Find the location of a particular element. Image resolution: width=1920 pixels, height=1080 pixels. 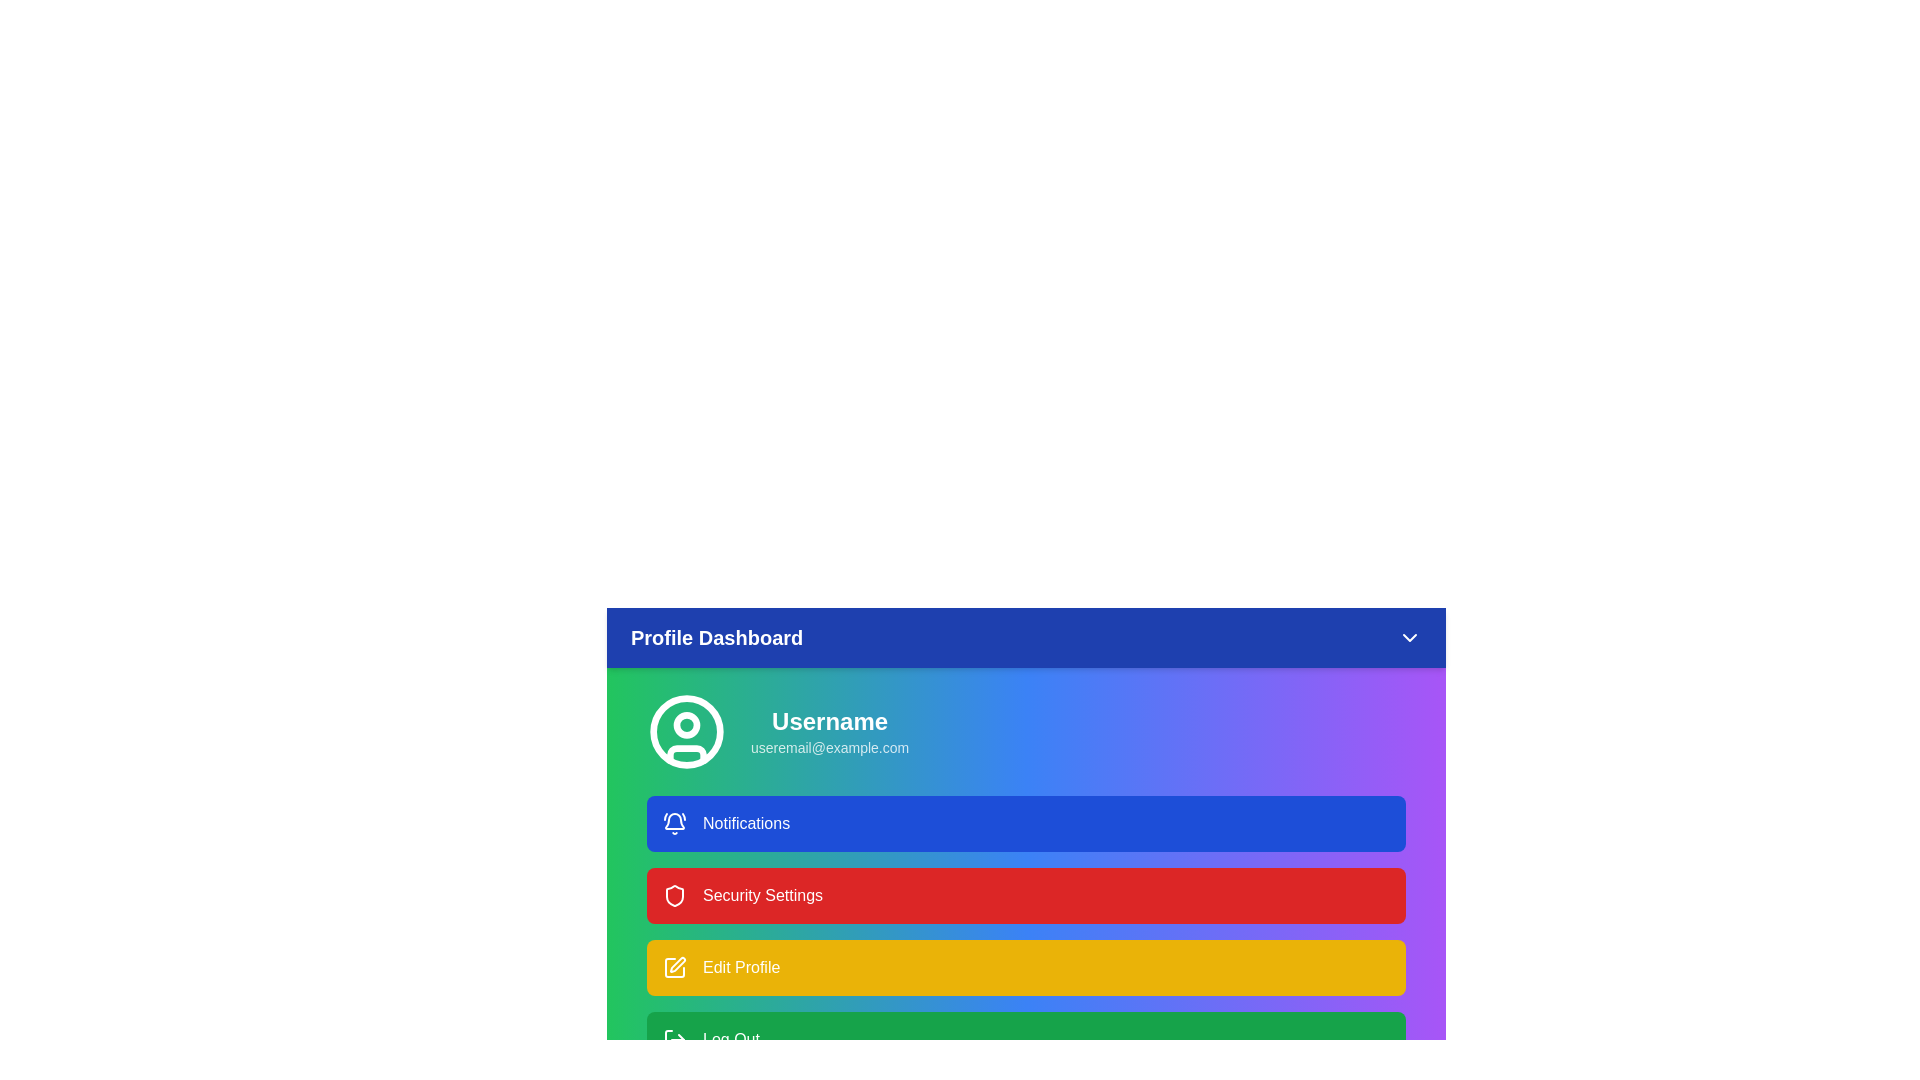

the 'Notifications' menu item is located at coordinates (1026, 824).